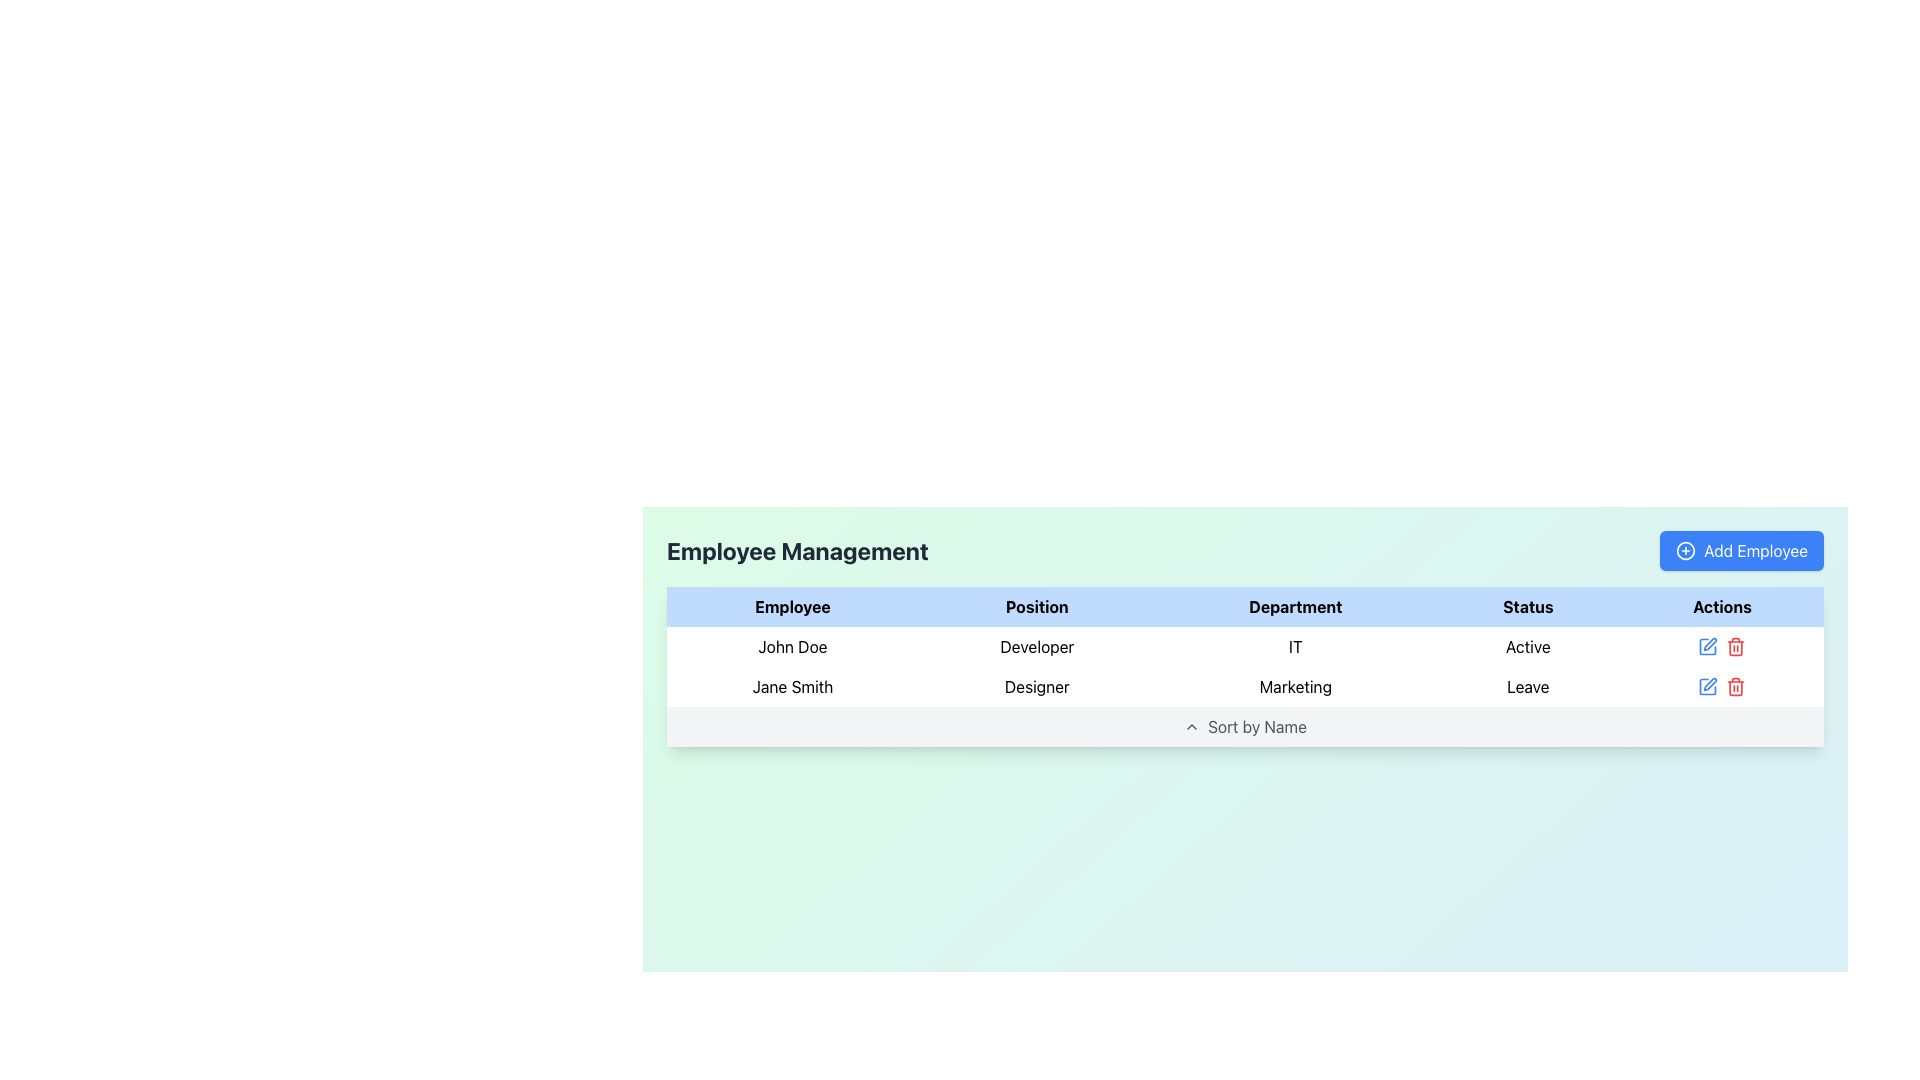 This screenshot has height=1080, width=1920. I want to click on the text displaying the job title 'Designer' for 'Jane Smith' located in the second row of the table under the 'Position' column, so click(1037, 685).